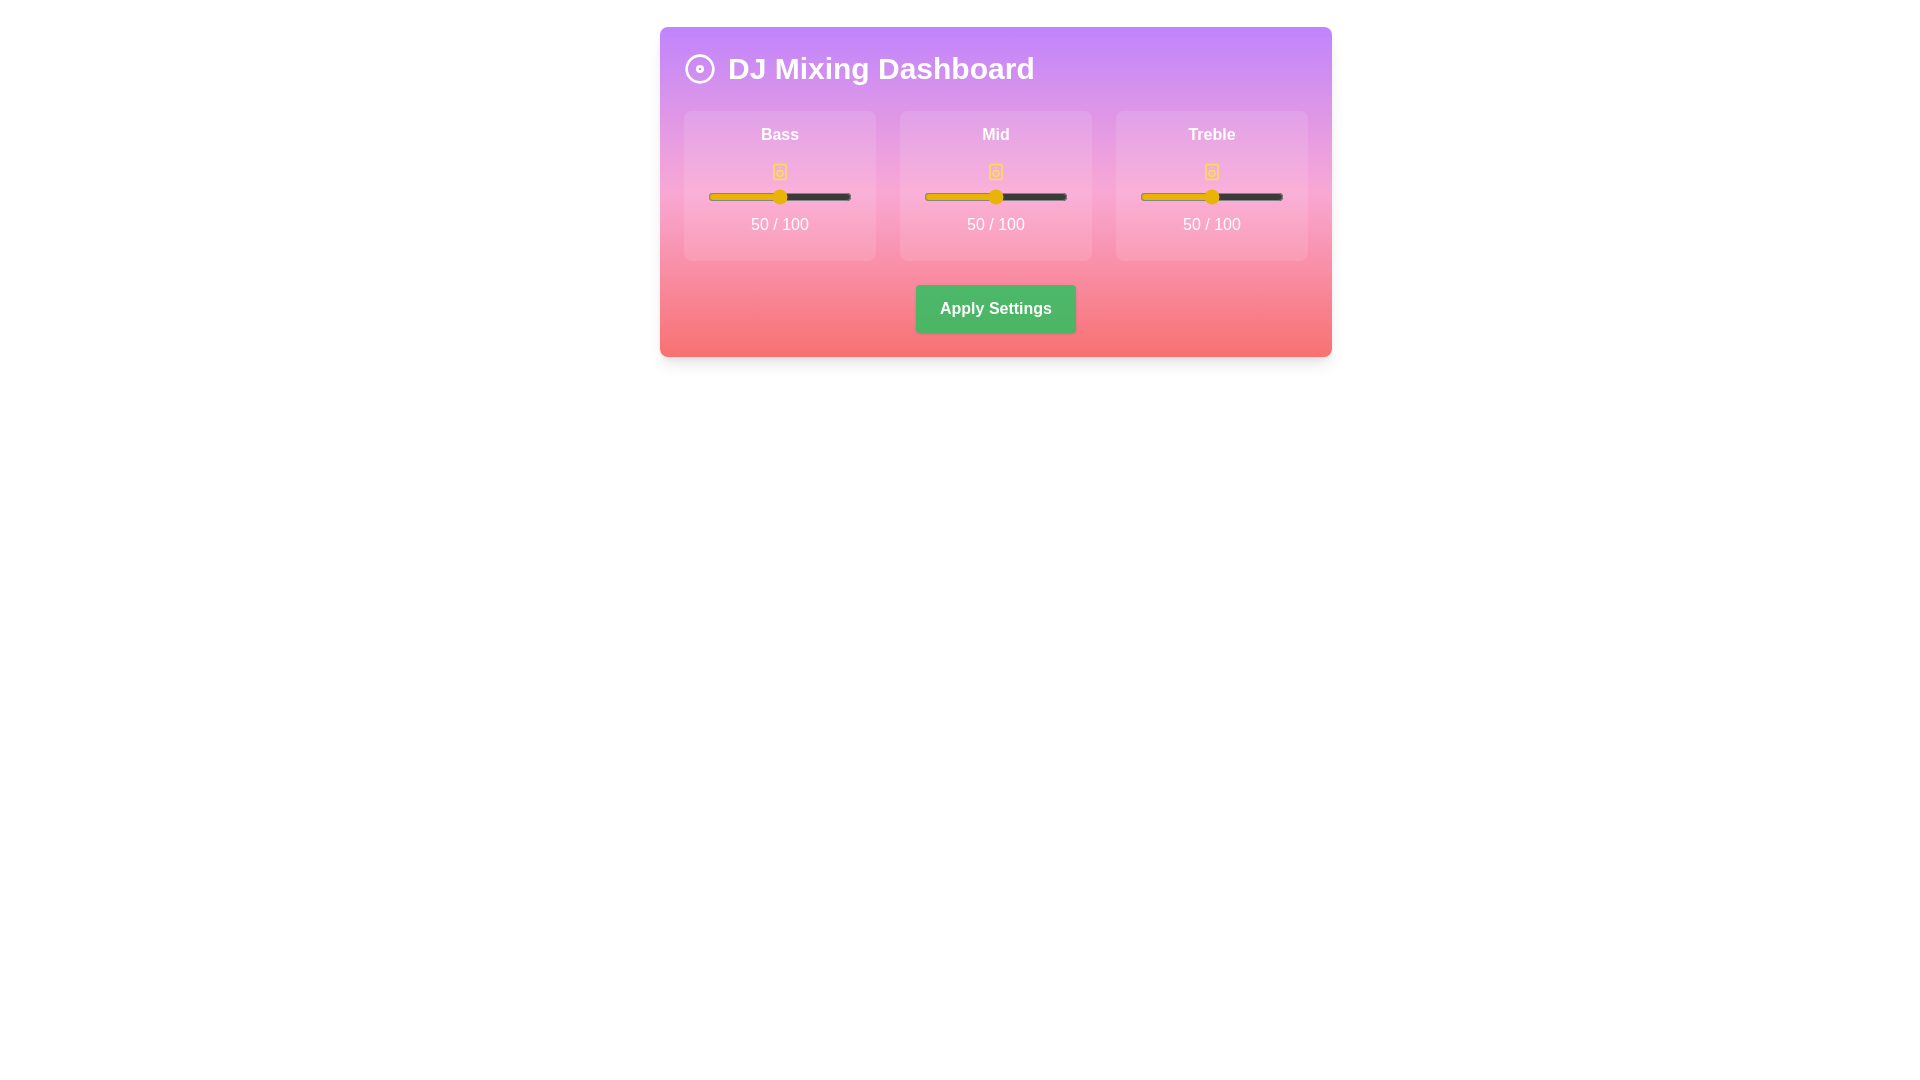 This screenshot has width=1920, height=1080. Describe the element at coordinates (1178, 196) in the screenshot. I see `the treble slider to 27 (0-100)` at that location.